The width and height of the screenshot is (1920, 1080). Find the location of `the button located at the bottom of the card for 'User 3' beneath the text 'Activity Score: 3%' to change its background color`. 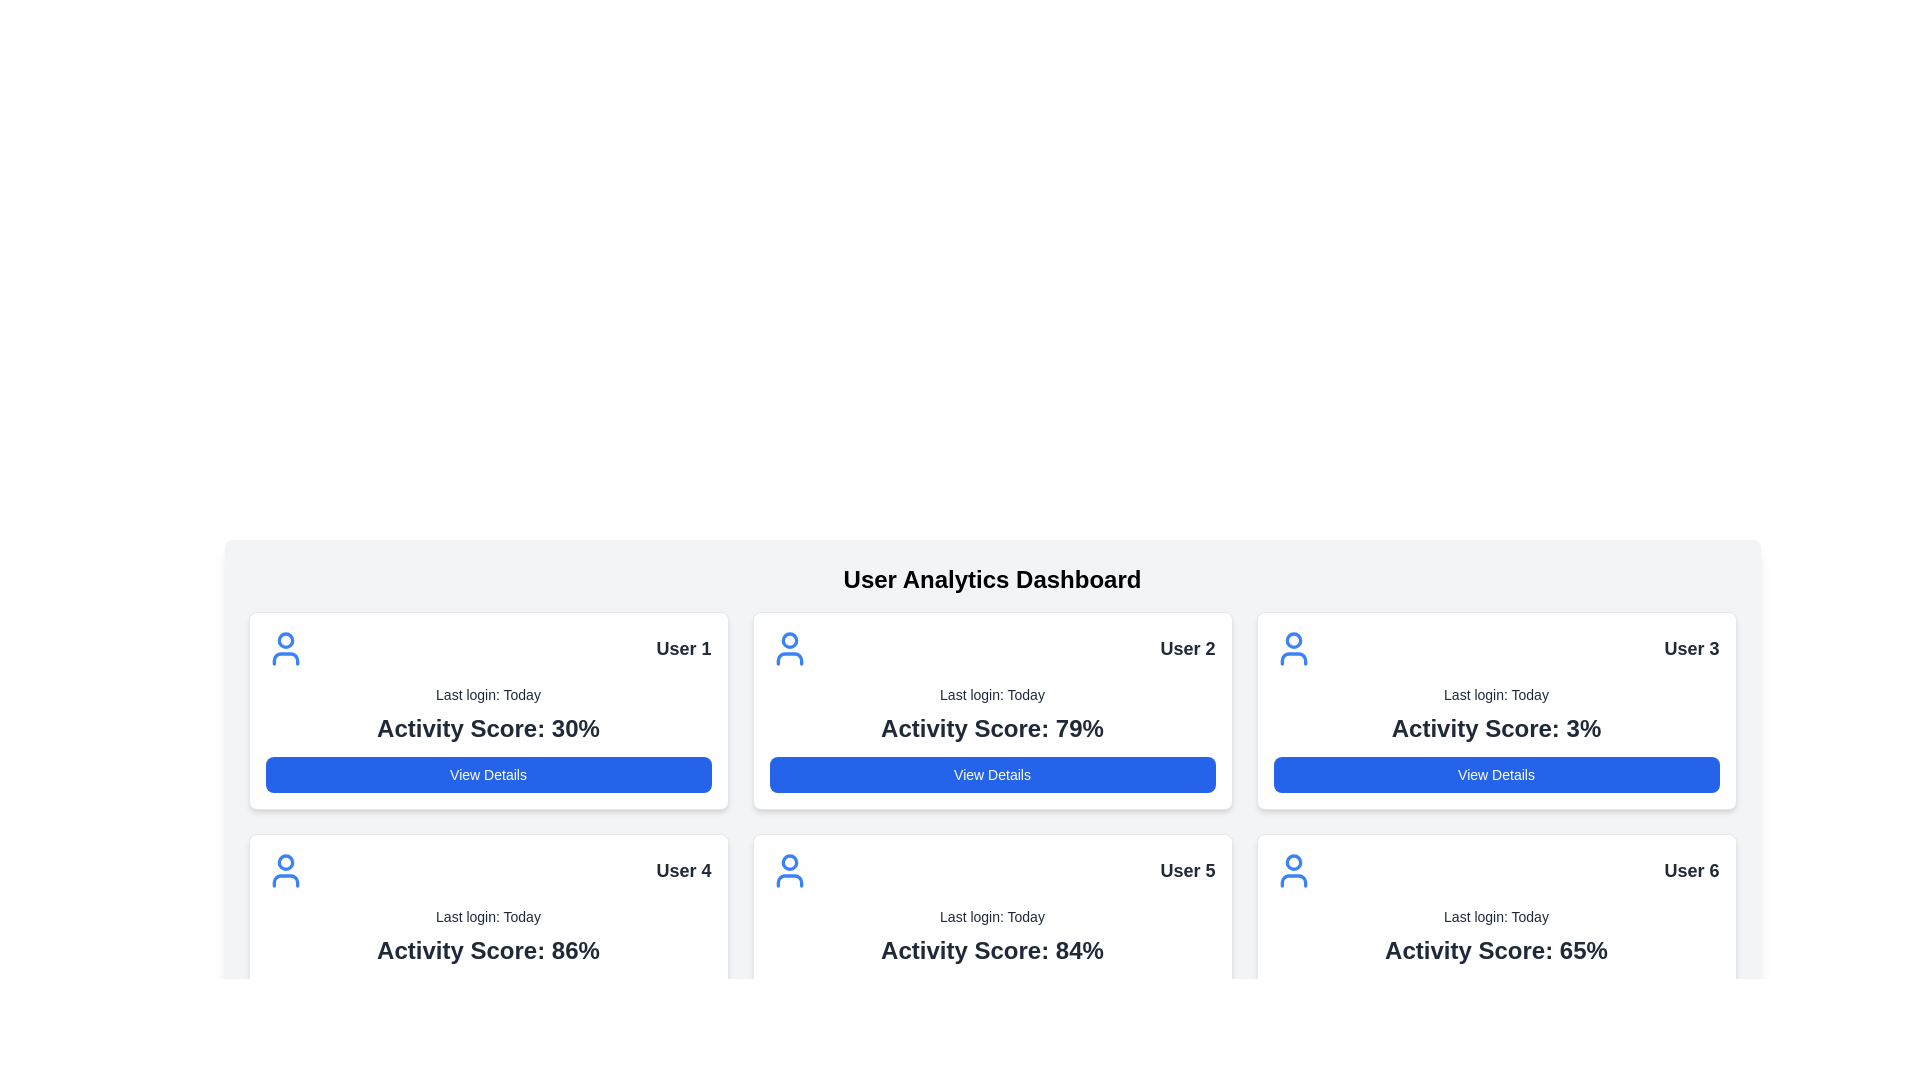

the button located at the bottom of the card for 'User 3' beneath the text 'Activity Score: 3%' to change its background color is located at coordinates (1496, 774).